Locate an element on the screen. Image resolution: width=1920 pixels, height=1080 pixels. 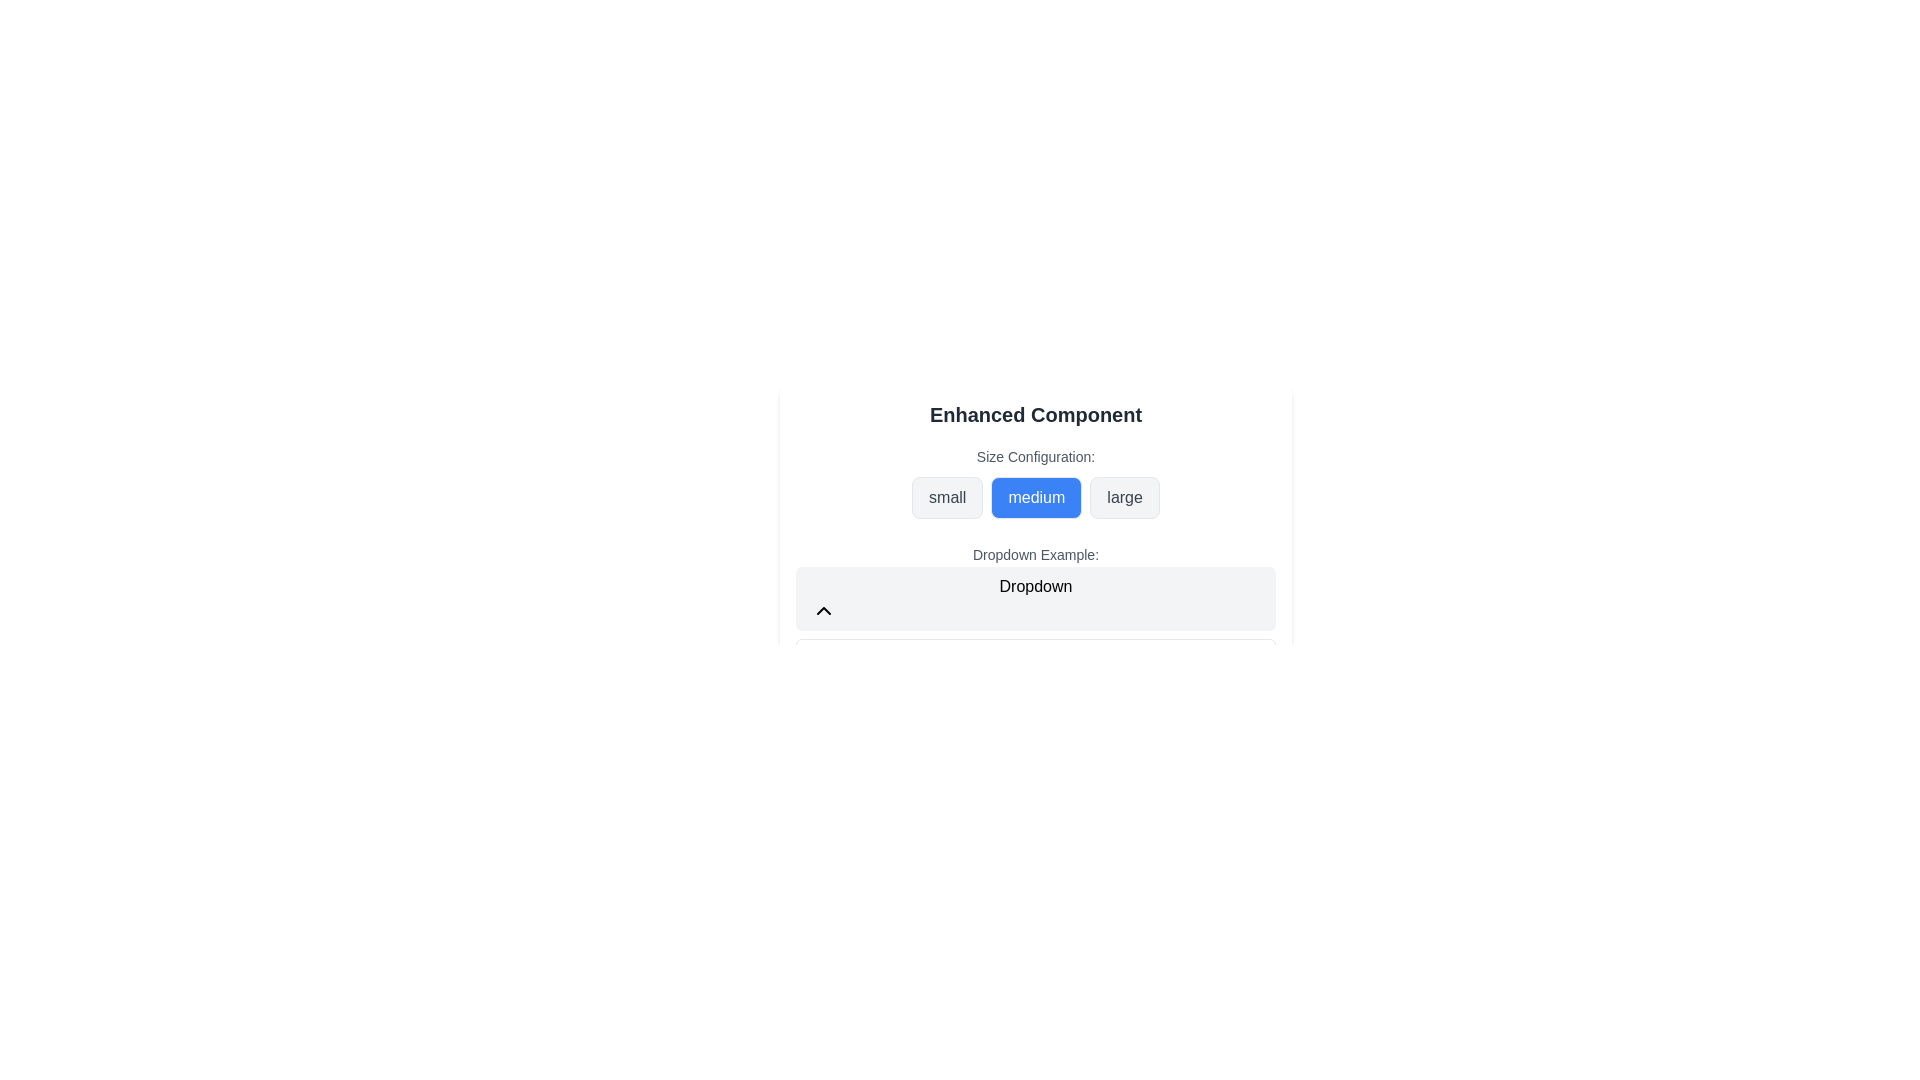
the button labeled 'large' is located at coordinates (1125, 496).